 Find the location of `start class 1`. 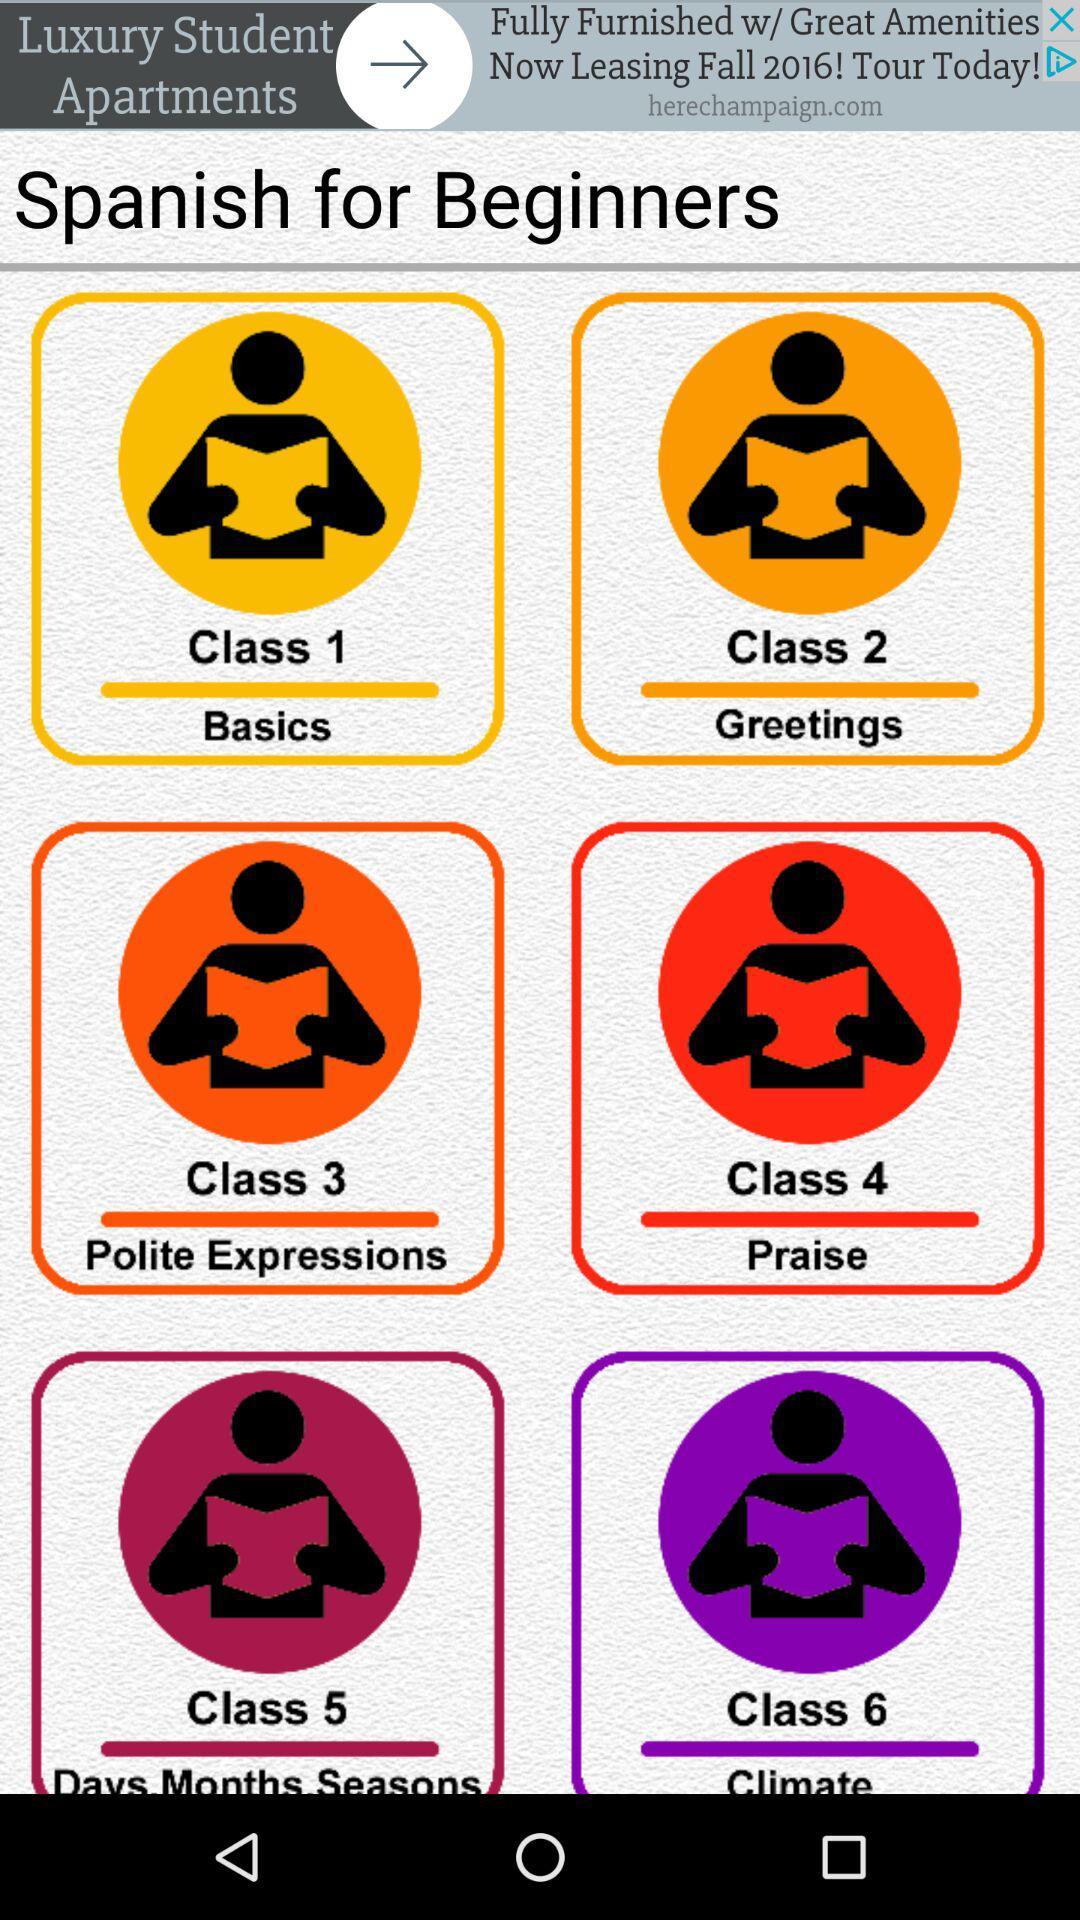

start class 1 is located at coordinates (270, 536).